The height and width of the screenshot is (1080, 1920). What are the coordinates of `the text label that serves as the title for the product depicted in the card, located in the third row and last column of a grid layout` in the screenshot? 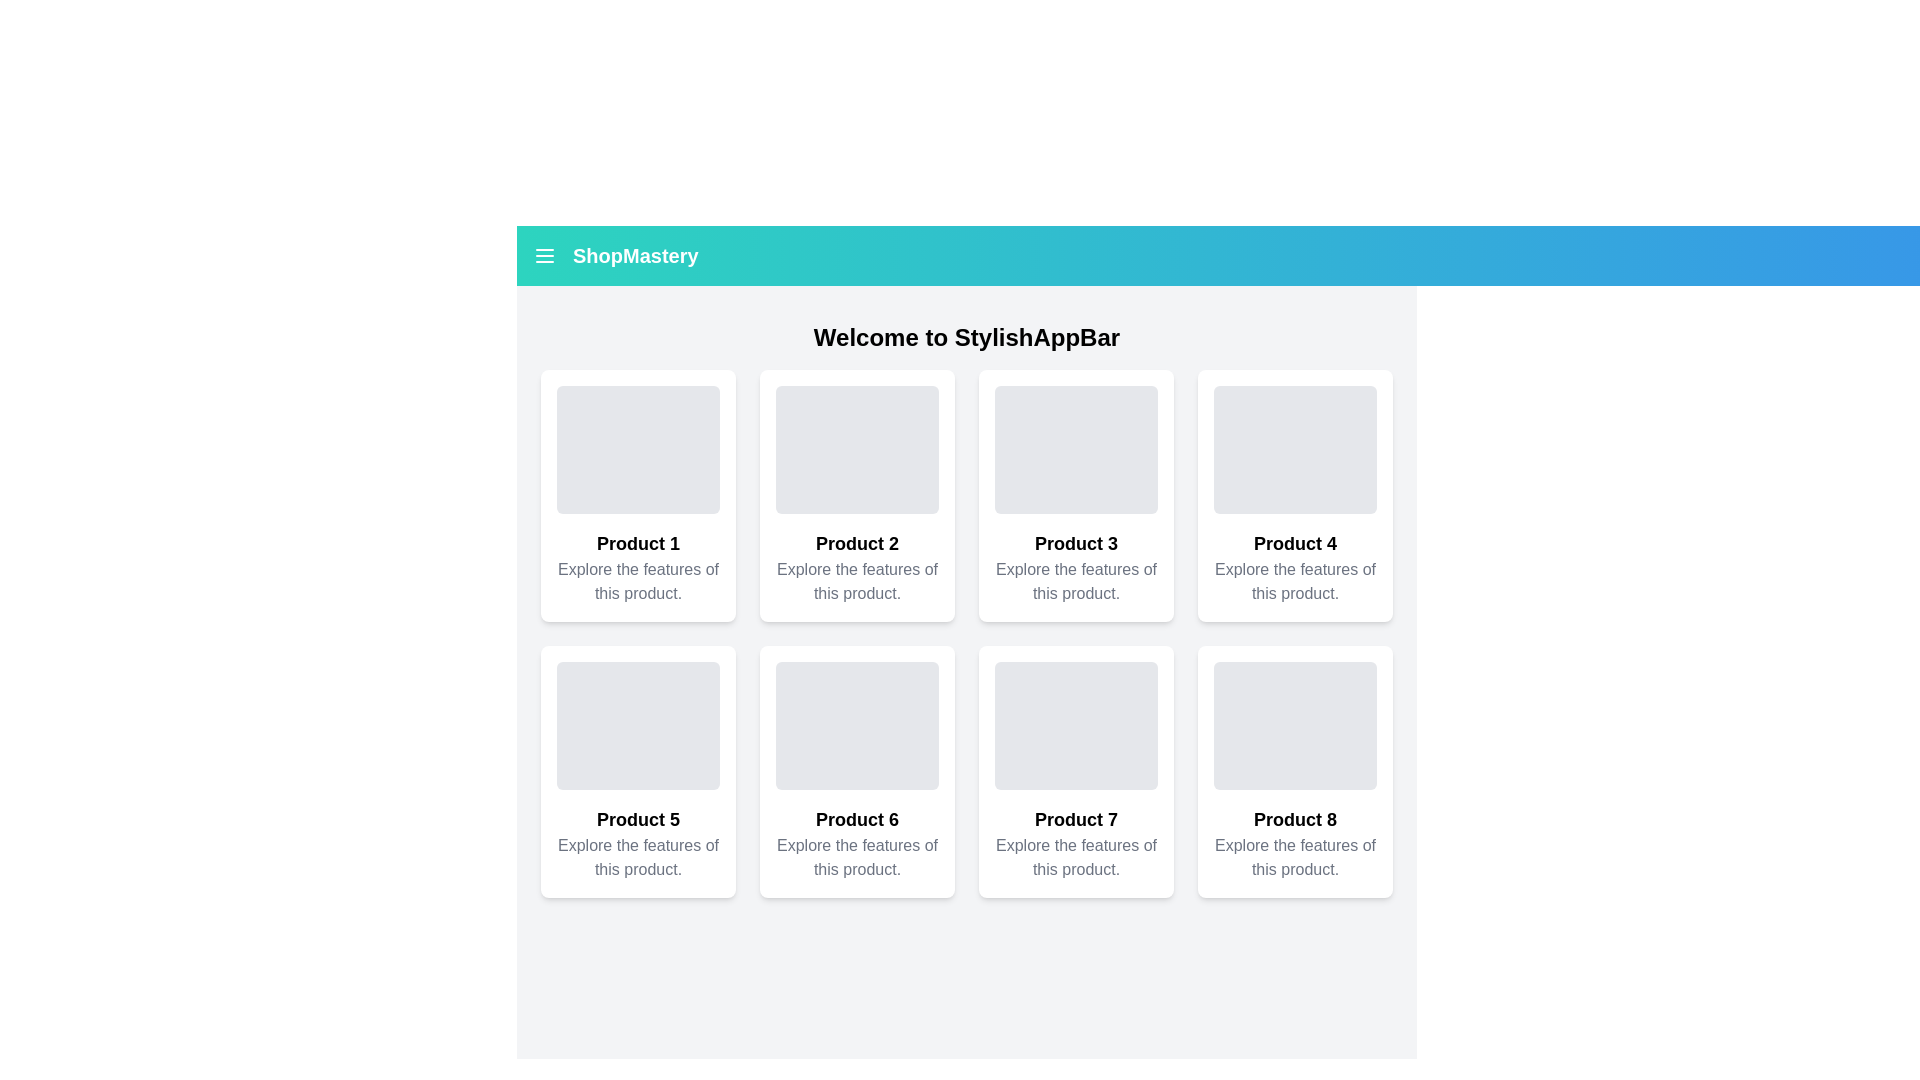 It's located at (1295, 820).